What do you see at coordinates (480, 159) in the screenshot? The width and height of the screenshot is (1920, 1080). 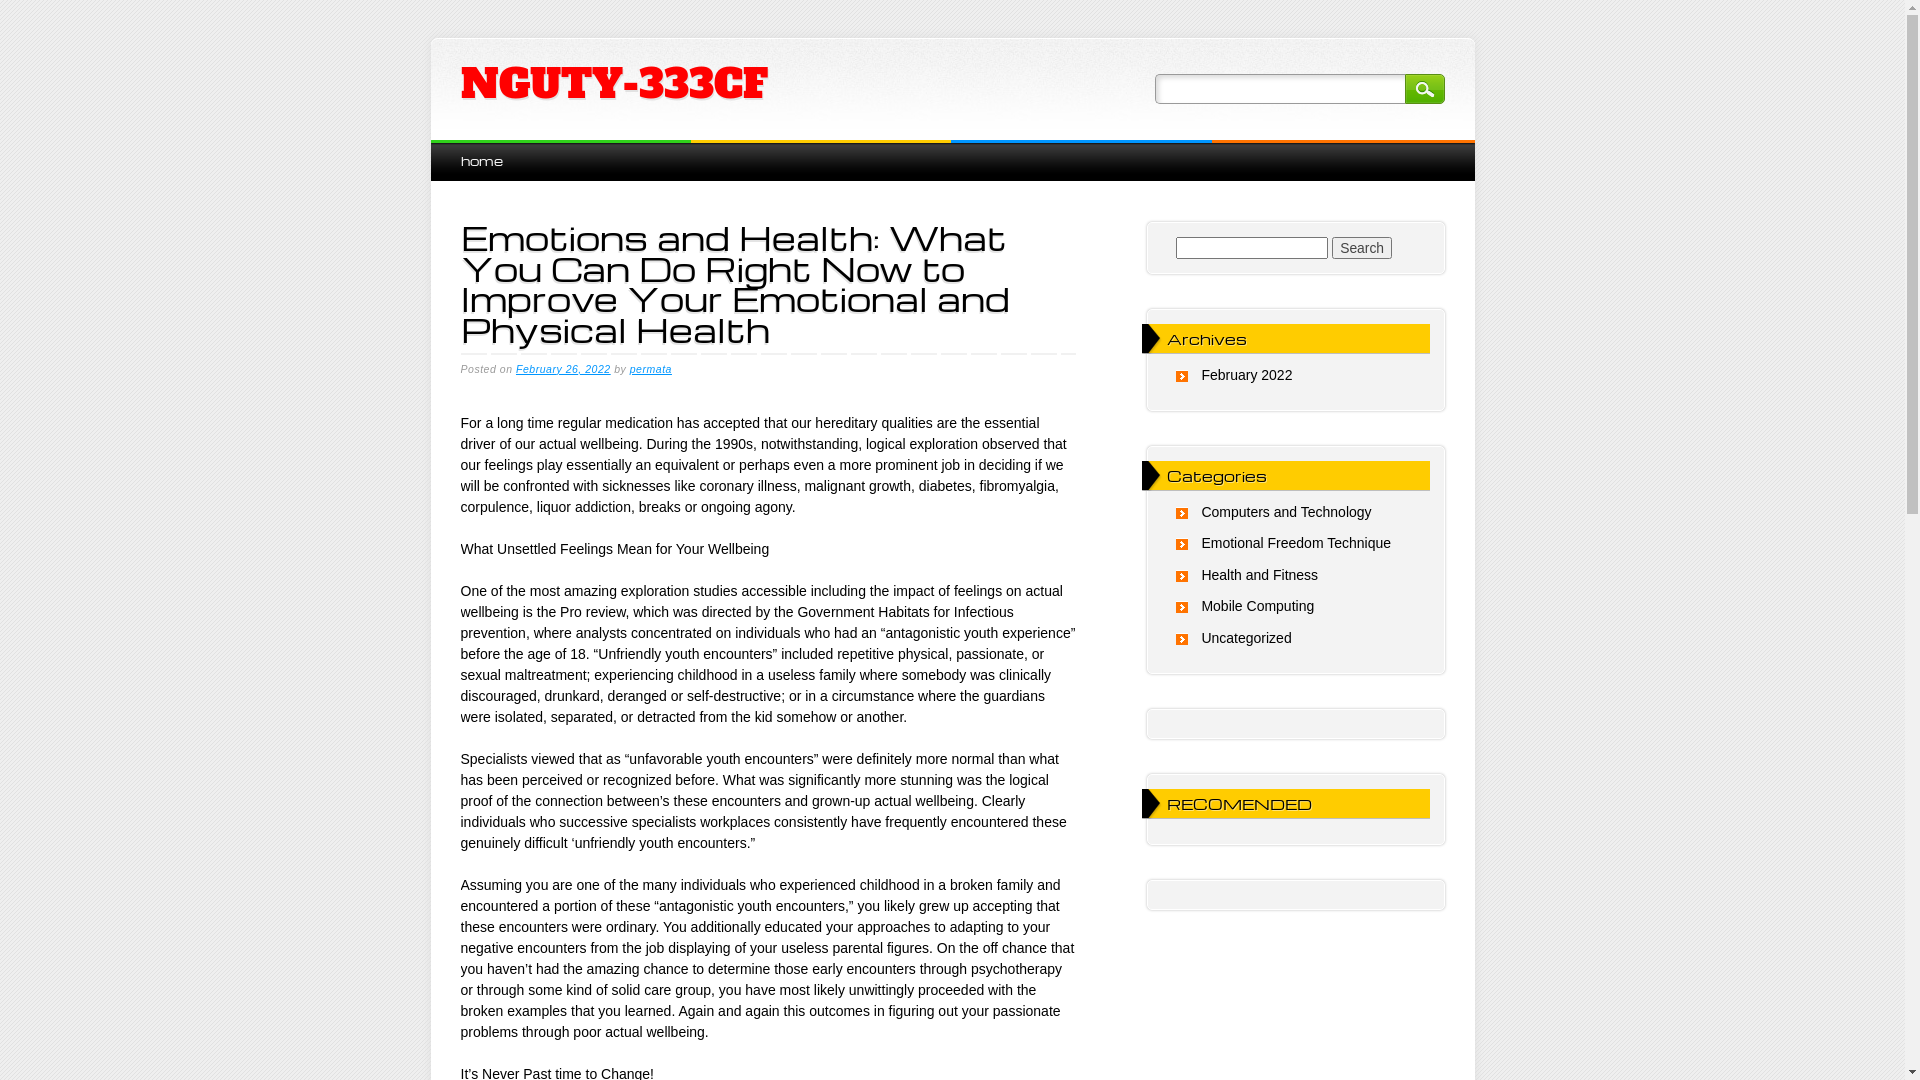 I see `'home'` at bounding box center [480, 159].